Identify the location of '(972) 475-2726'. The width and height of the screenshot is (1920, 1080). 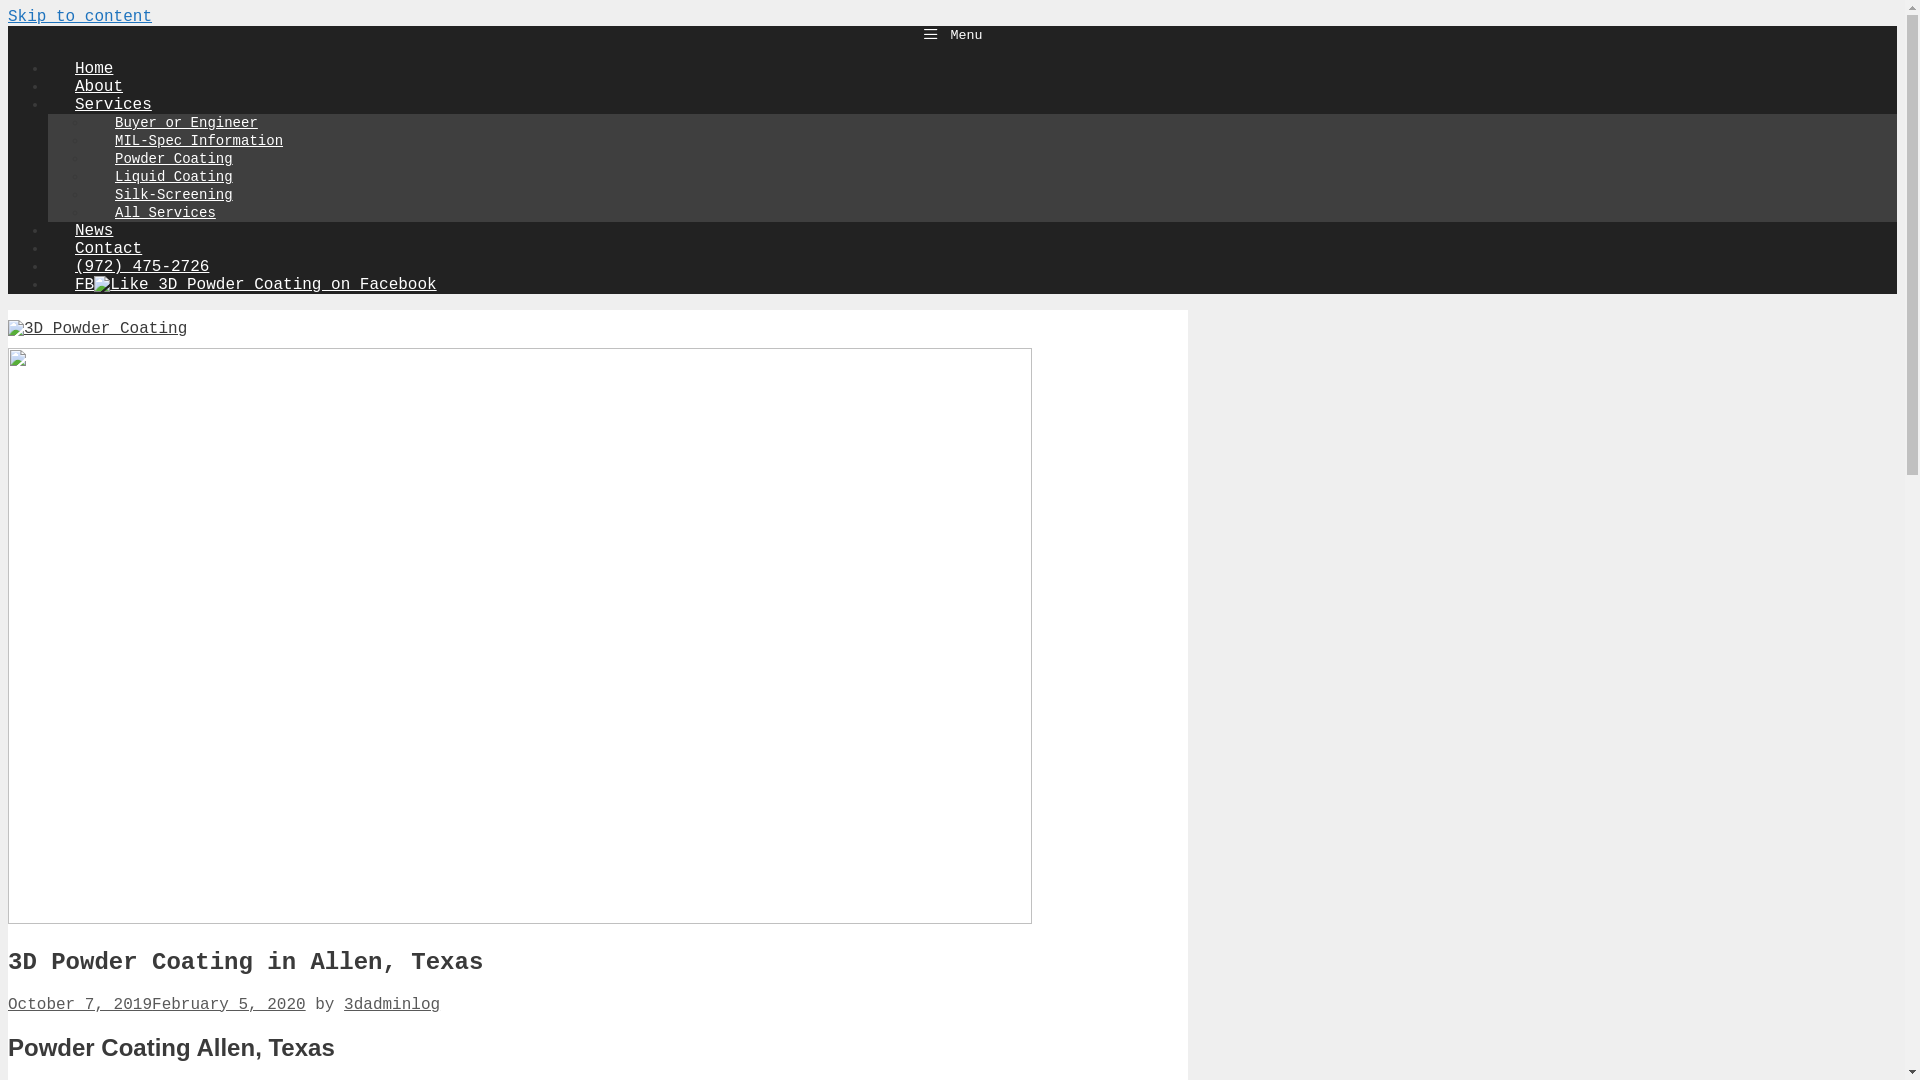
(48, 265).